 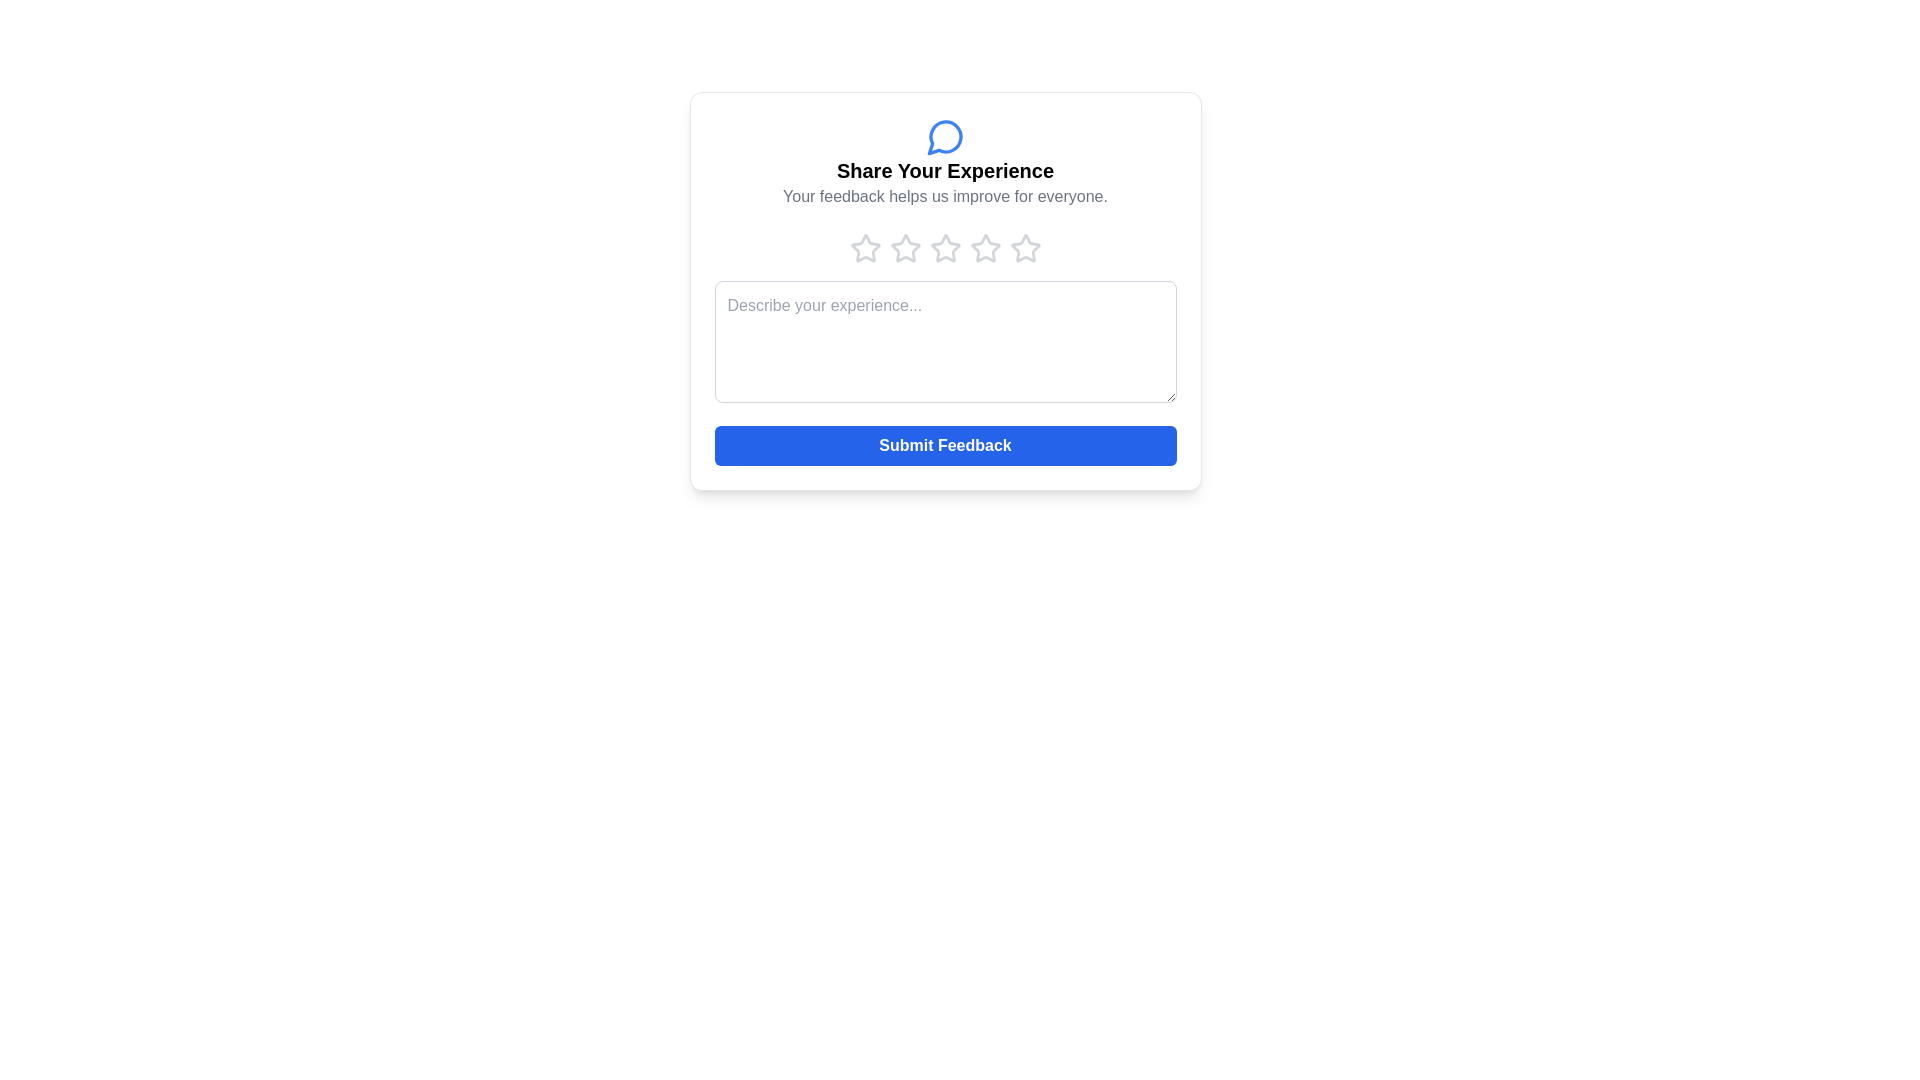 What do you see at coordinates (944, 291) in the screenshot?
I see `the stars in the interactive feedback form` at bounding box center [944, 291].